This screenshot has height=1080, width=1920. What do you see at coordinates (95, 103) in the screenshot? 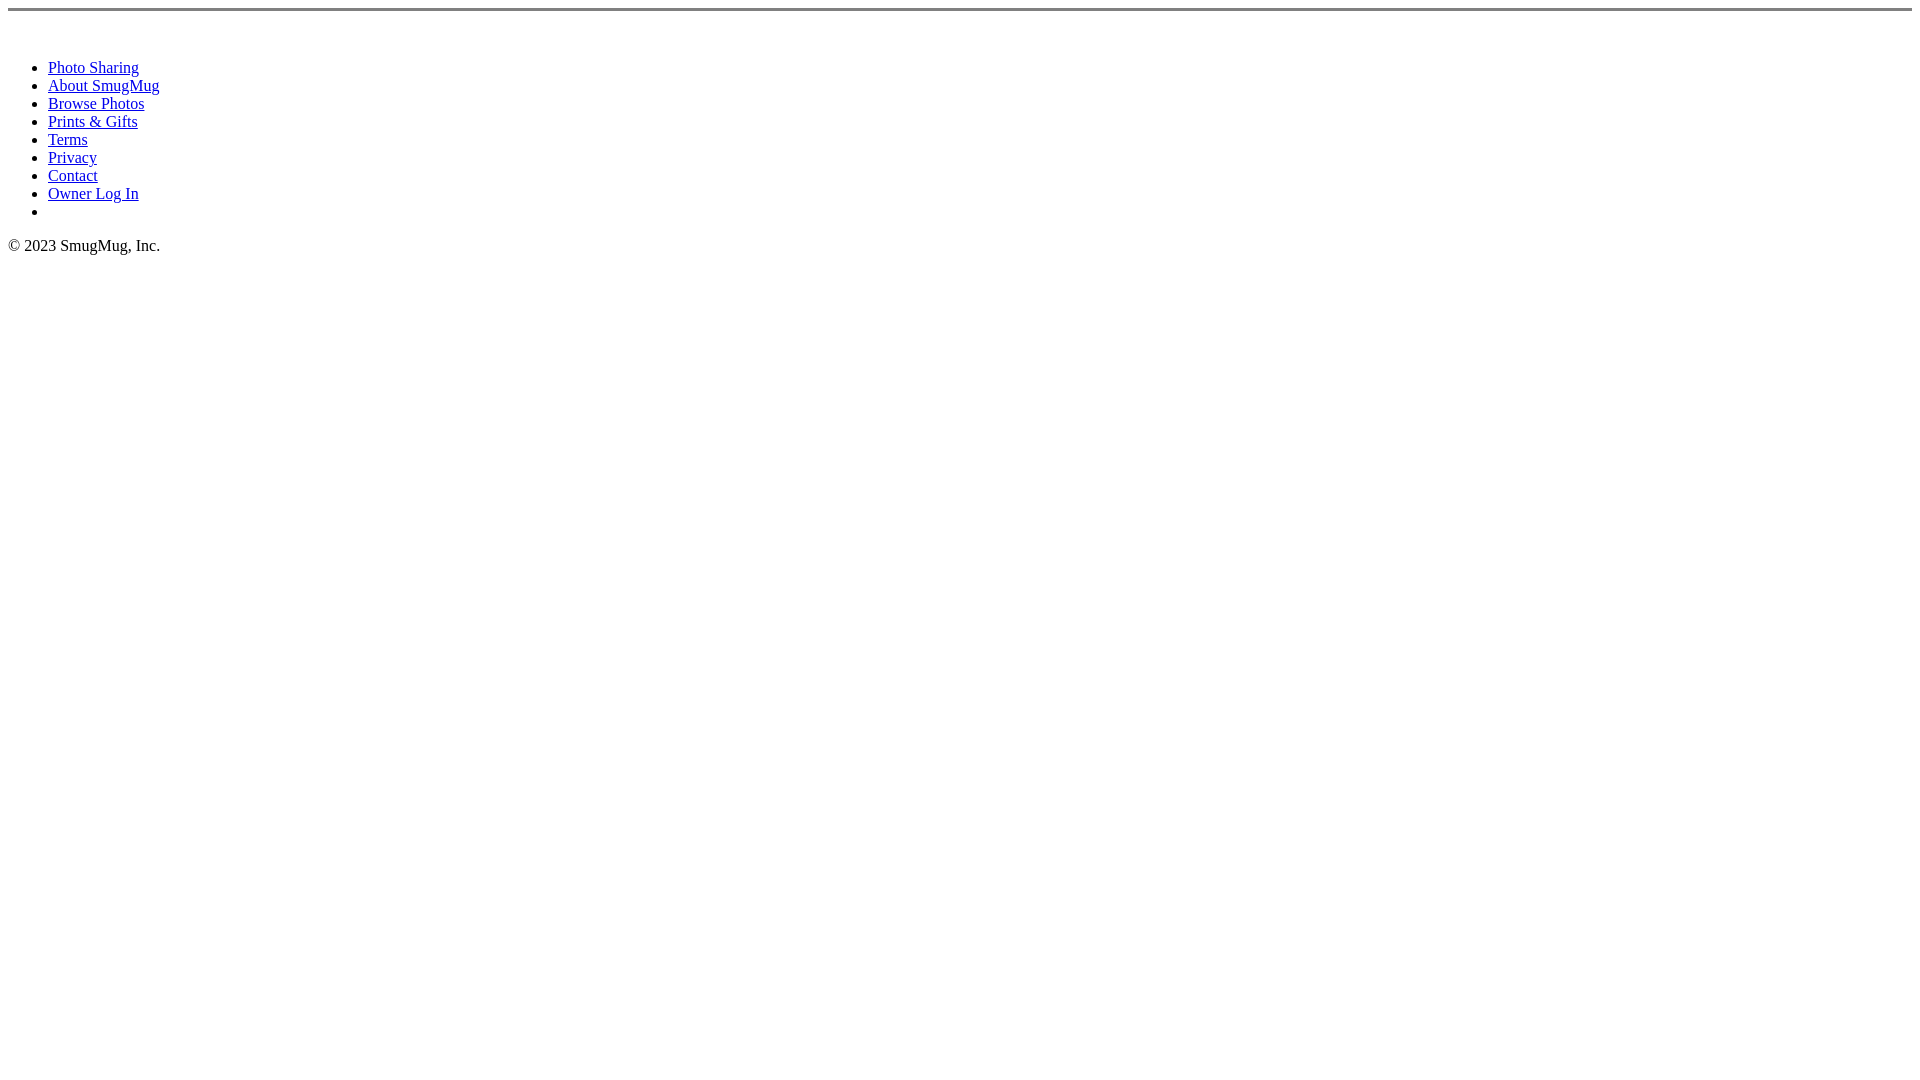
I see `'Browse Photos'` at bounding box center [95, 103].